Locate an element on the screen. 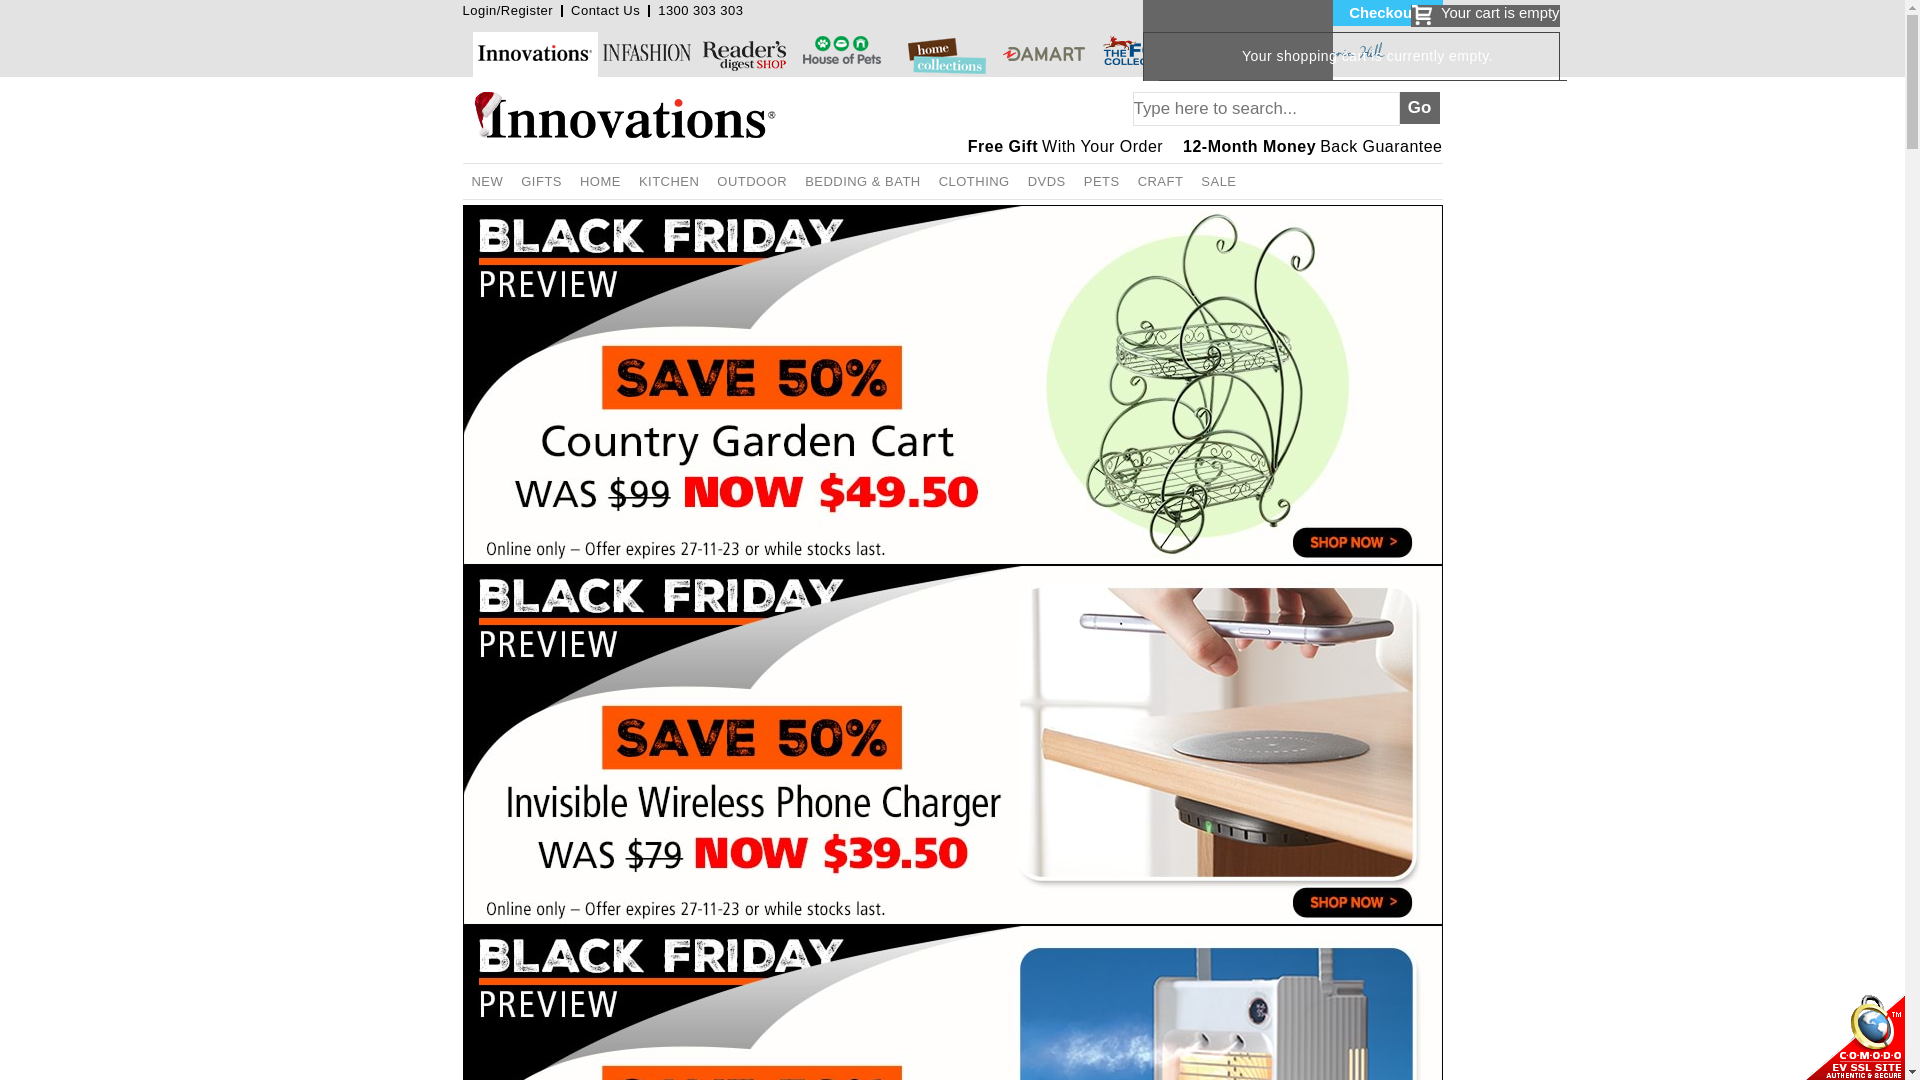 The height and width of the screenshot is (1080, 1920). 'HOME' is located at coordinates (599, 181).